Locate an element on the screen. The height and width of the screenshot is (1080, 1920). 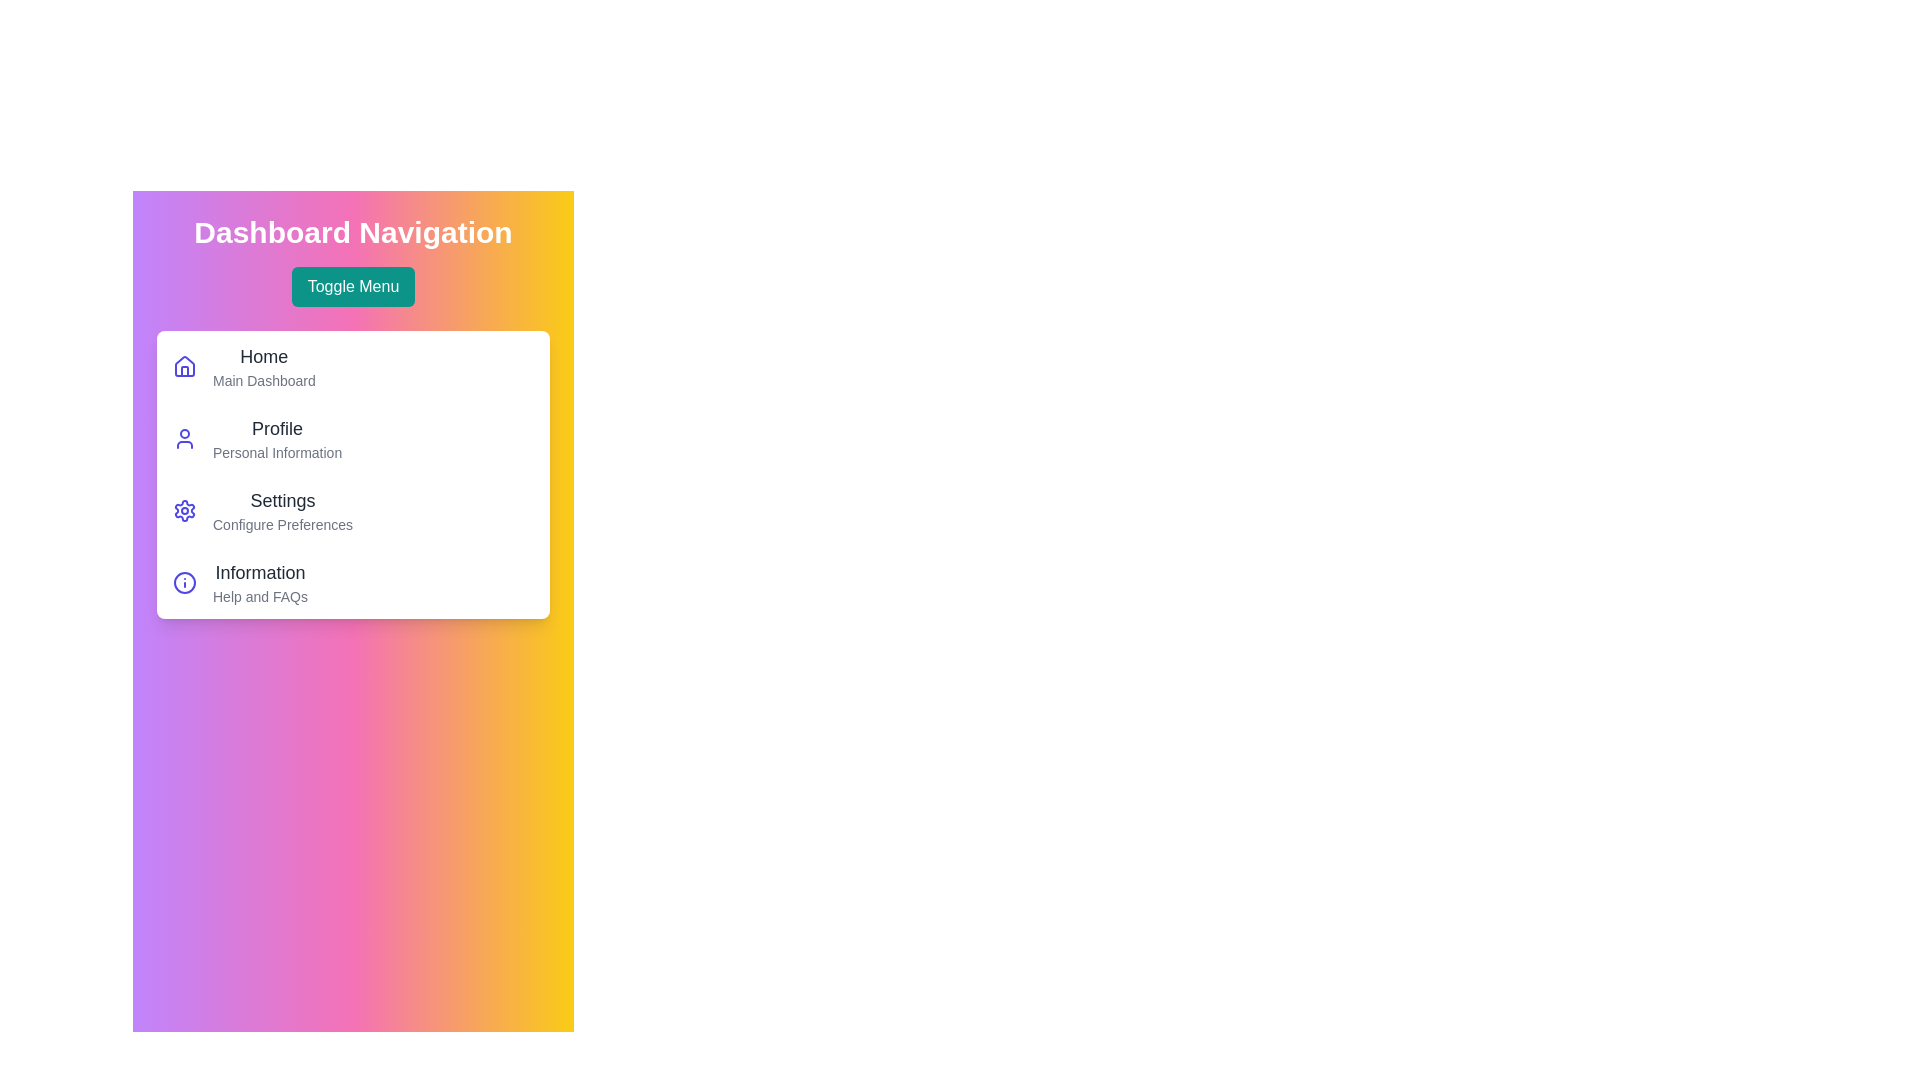
the Settings icon in the menu is located at coordinates (185, 509).